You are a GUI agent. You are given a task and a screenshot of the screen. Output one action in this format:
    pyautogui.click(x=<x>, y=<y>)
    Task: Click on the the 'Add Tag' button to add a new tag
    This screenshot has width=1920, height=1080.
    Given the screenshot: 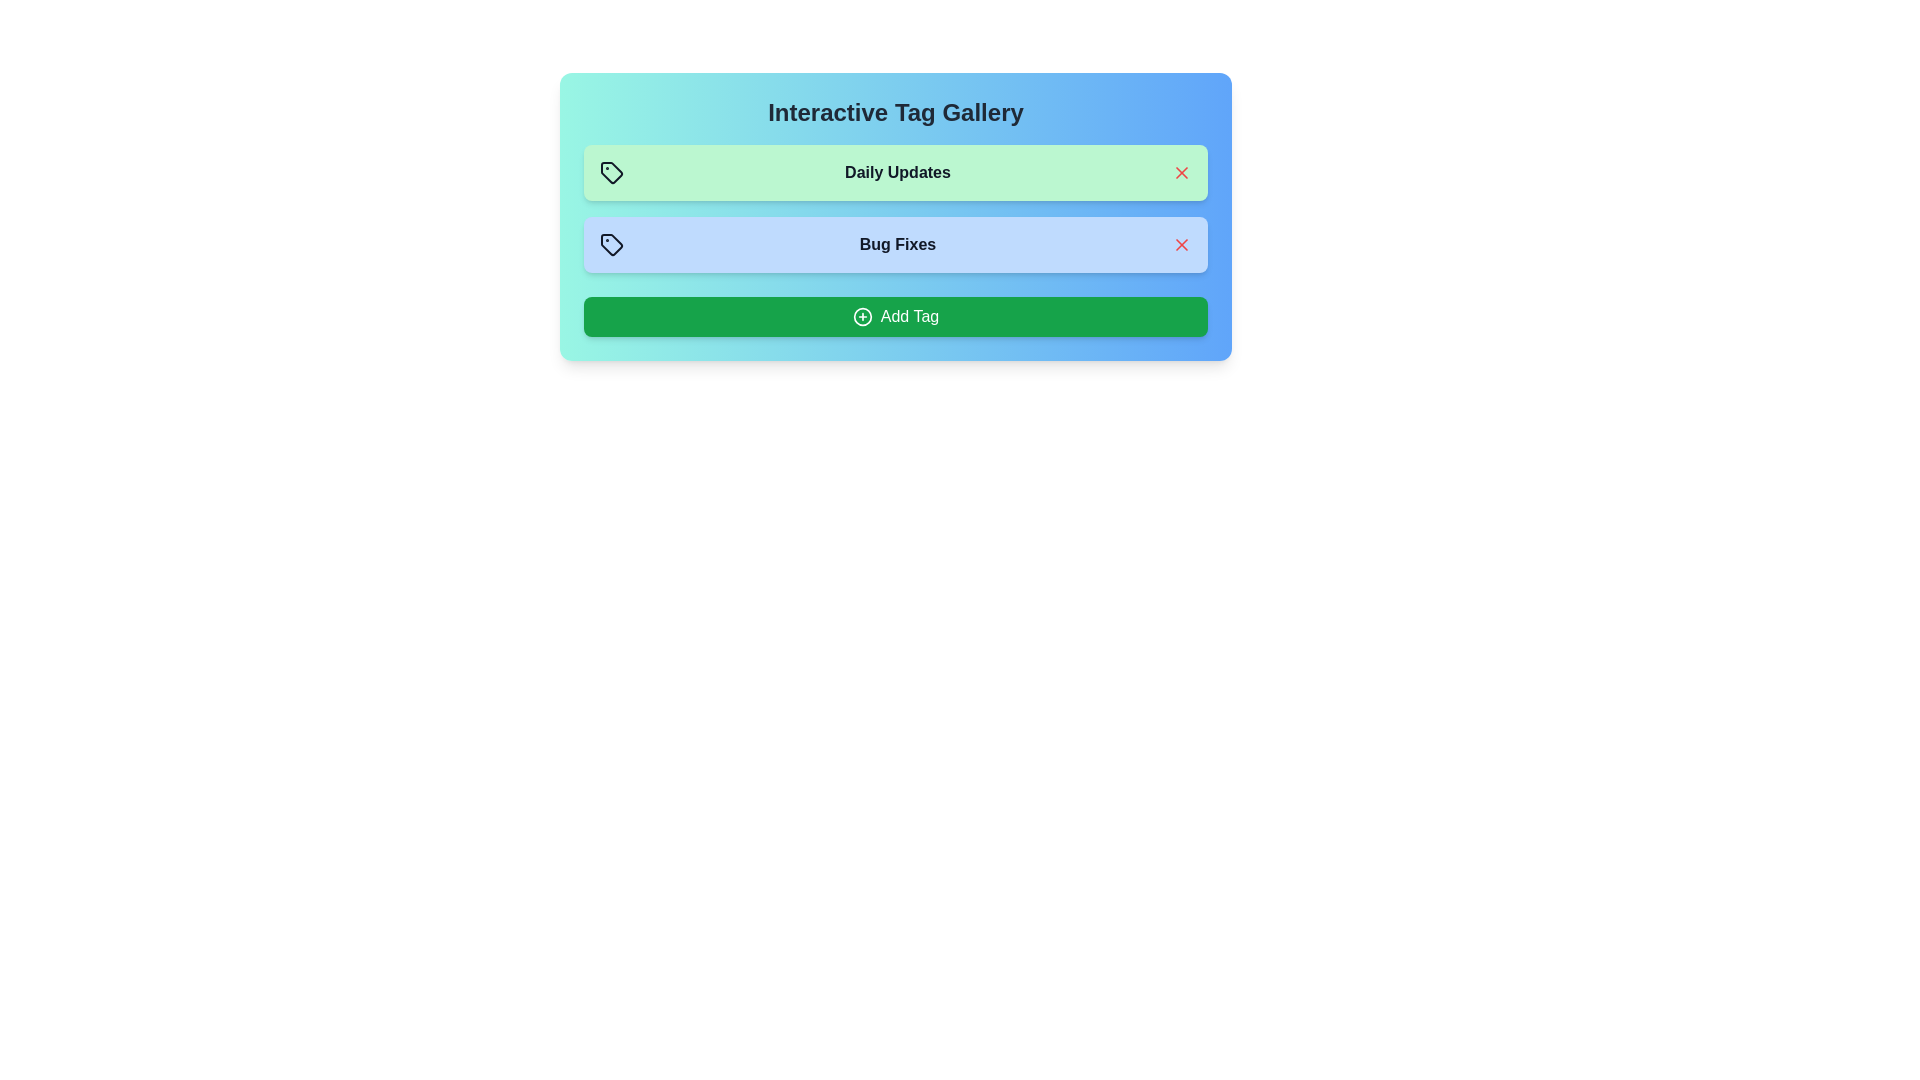 What is the action you would take?
    pyautogui.click(x=895, y=315)
    